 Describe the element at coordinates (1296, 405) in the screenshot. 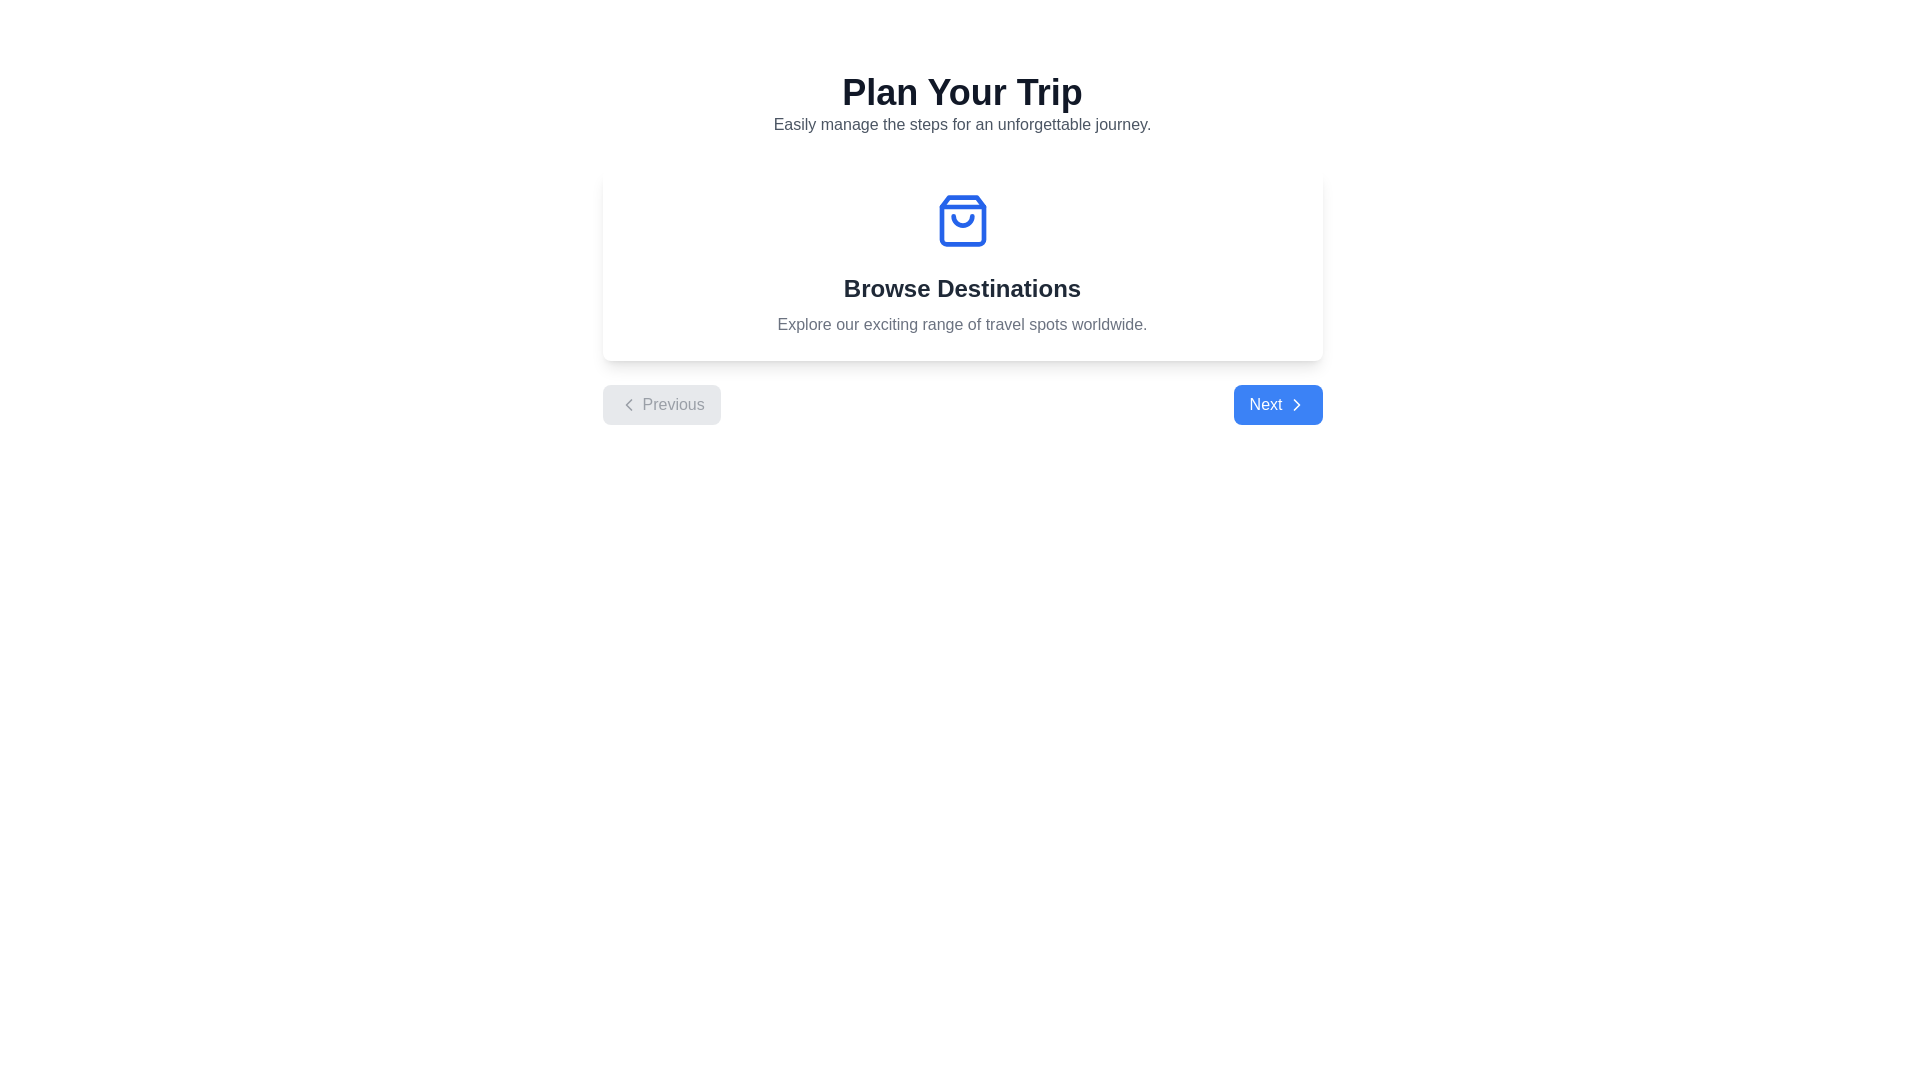

I see `the small arrow-shaped graphical chevron within the 'Next' button` at that location.